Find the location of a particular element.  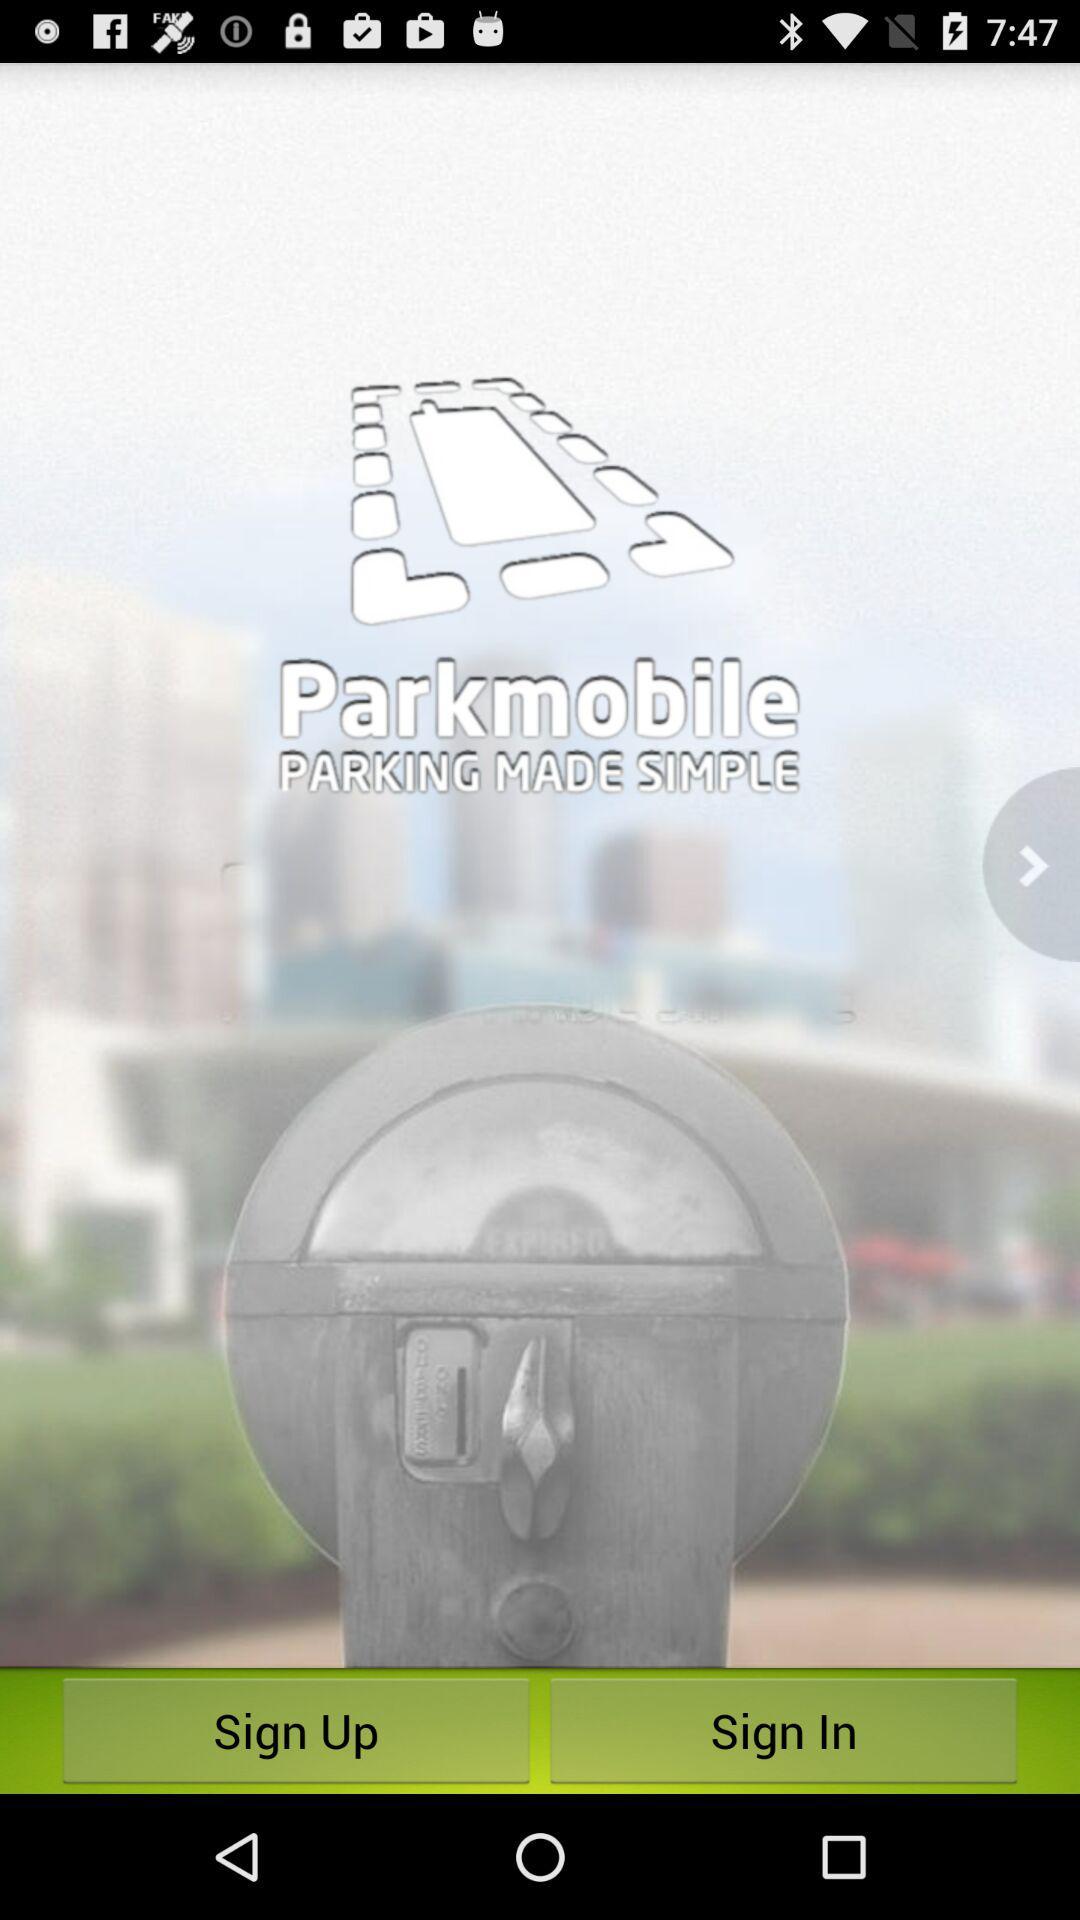

the item next to sign up is located at coordinates (782, 1730).